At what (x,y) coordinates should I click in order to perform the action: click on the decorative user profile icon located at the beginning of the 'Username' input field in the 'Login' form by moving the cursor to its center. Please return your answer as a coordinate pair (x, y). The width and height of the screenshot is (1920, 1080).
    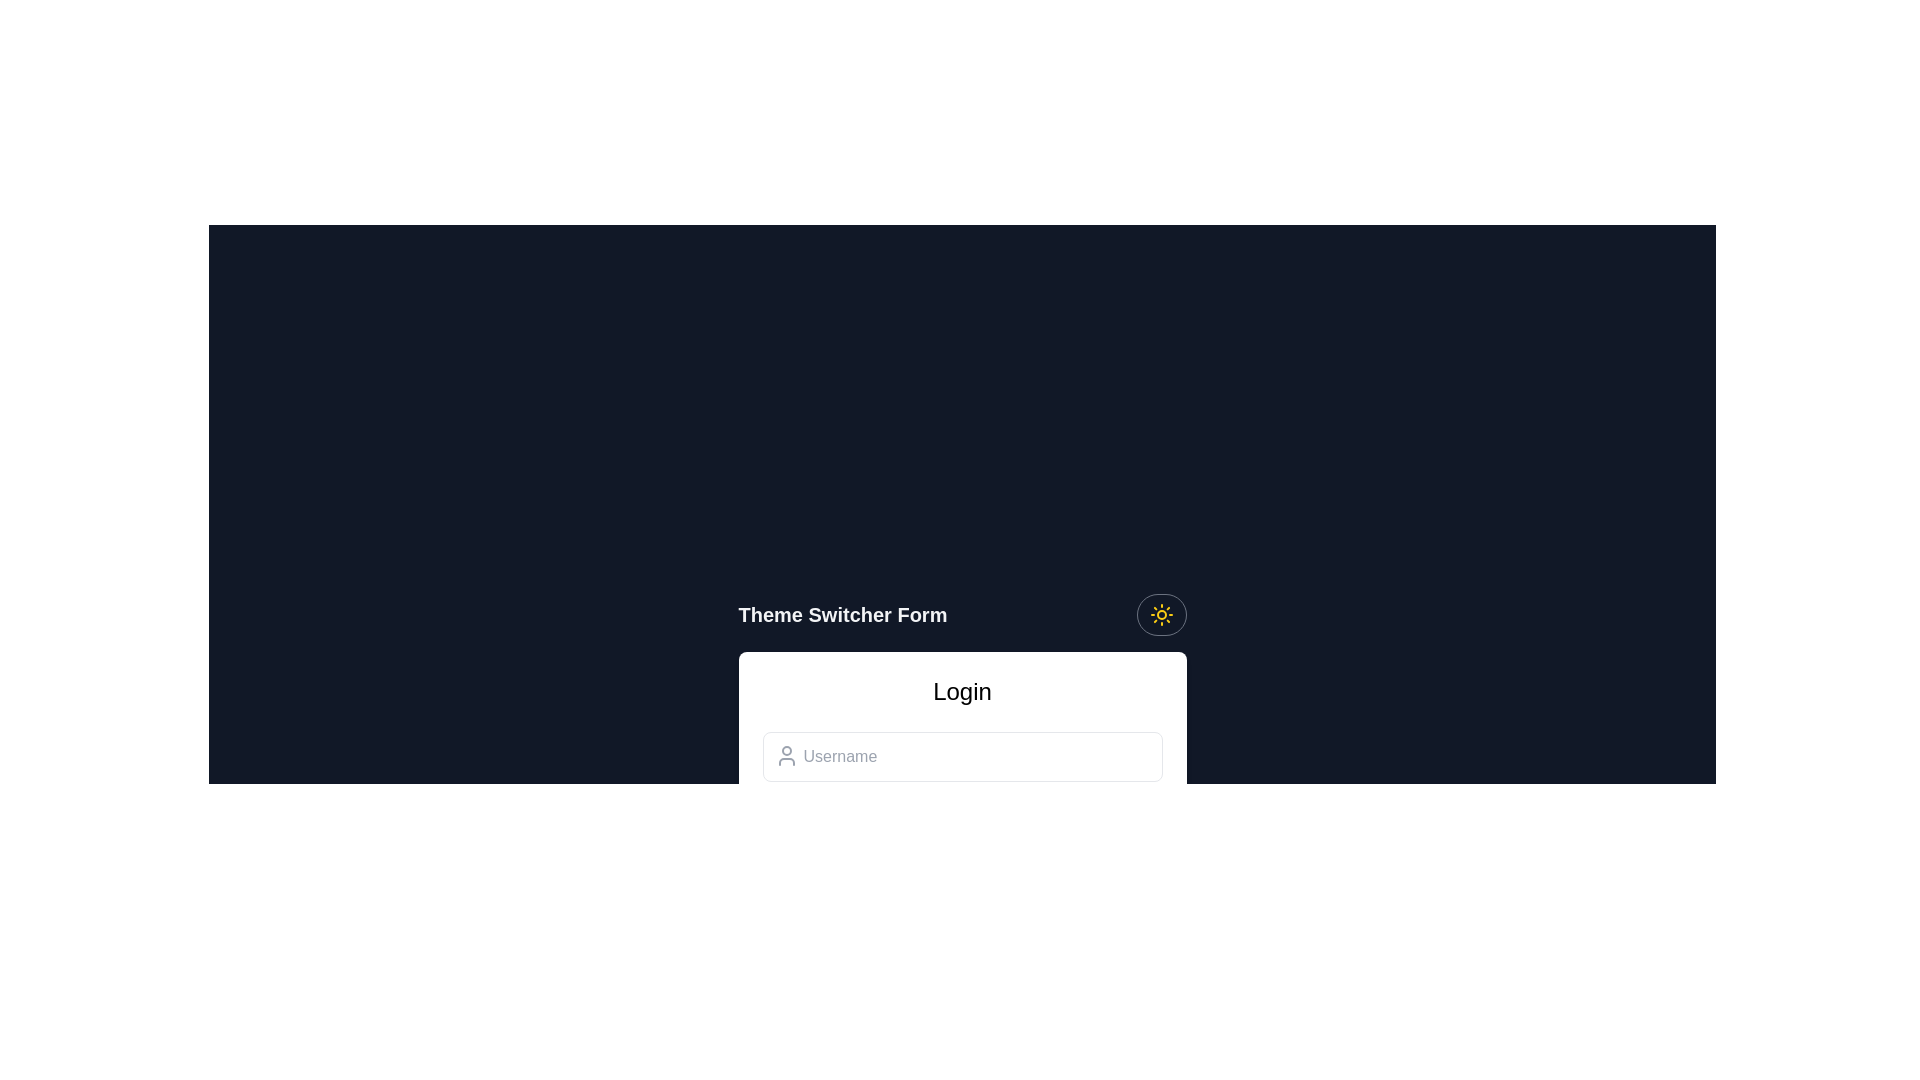
    Looking at the image, I should click on (785, 756).